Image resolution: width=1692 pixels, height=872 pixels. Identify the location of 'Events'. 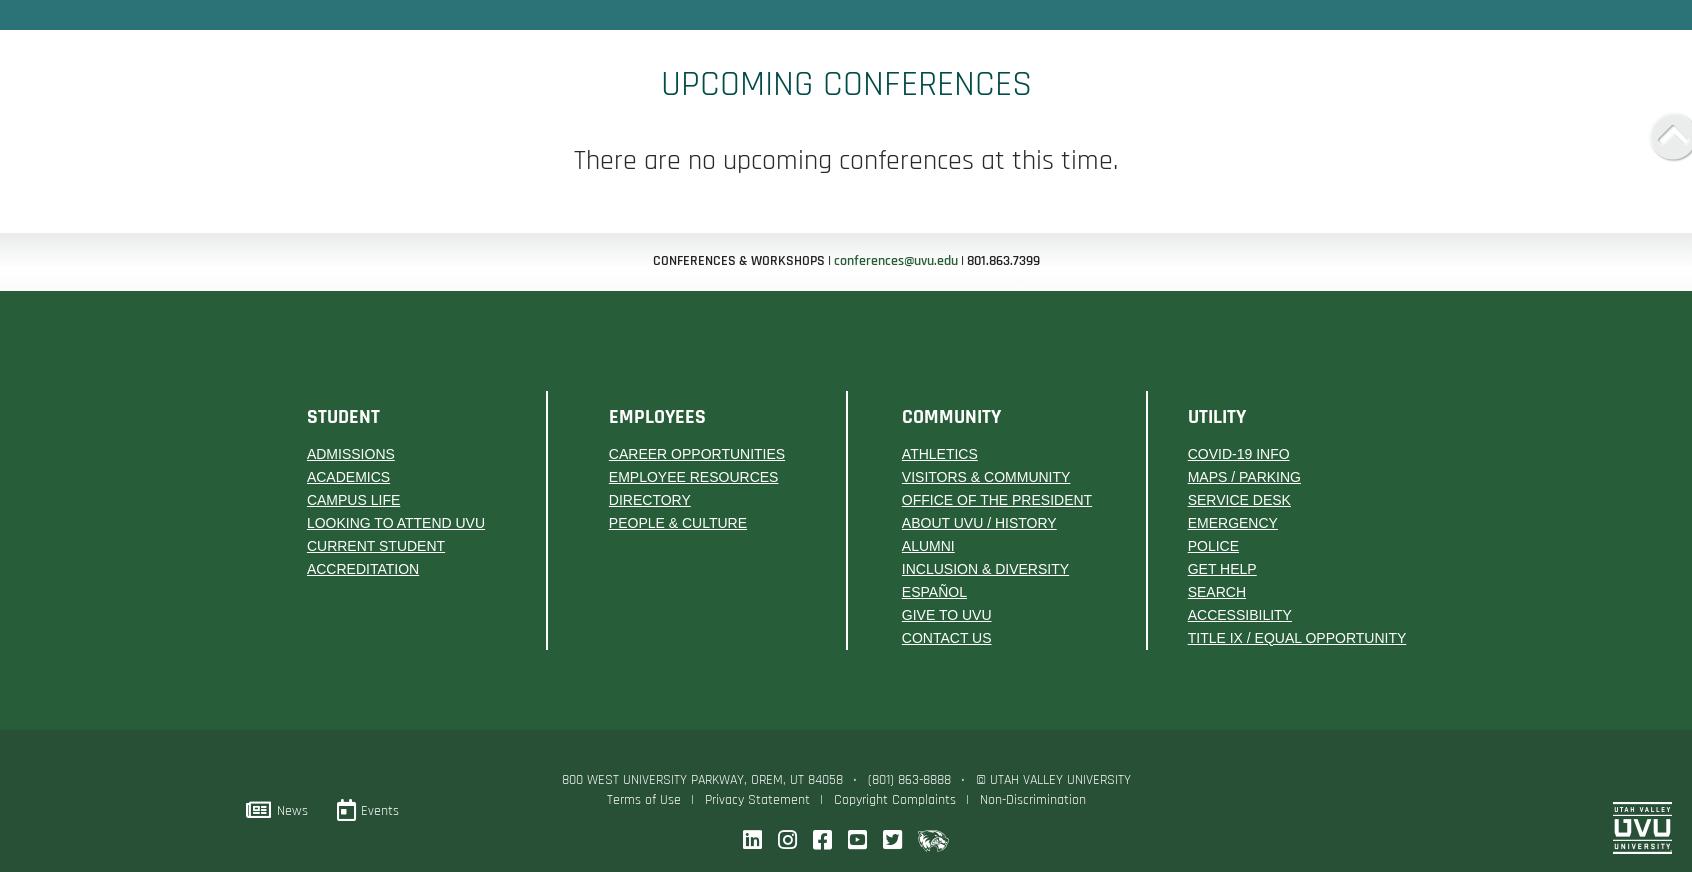
(361, 810).